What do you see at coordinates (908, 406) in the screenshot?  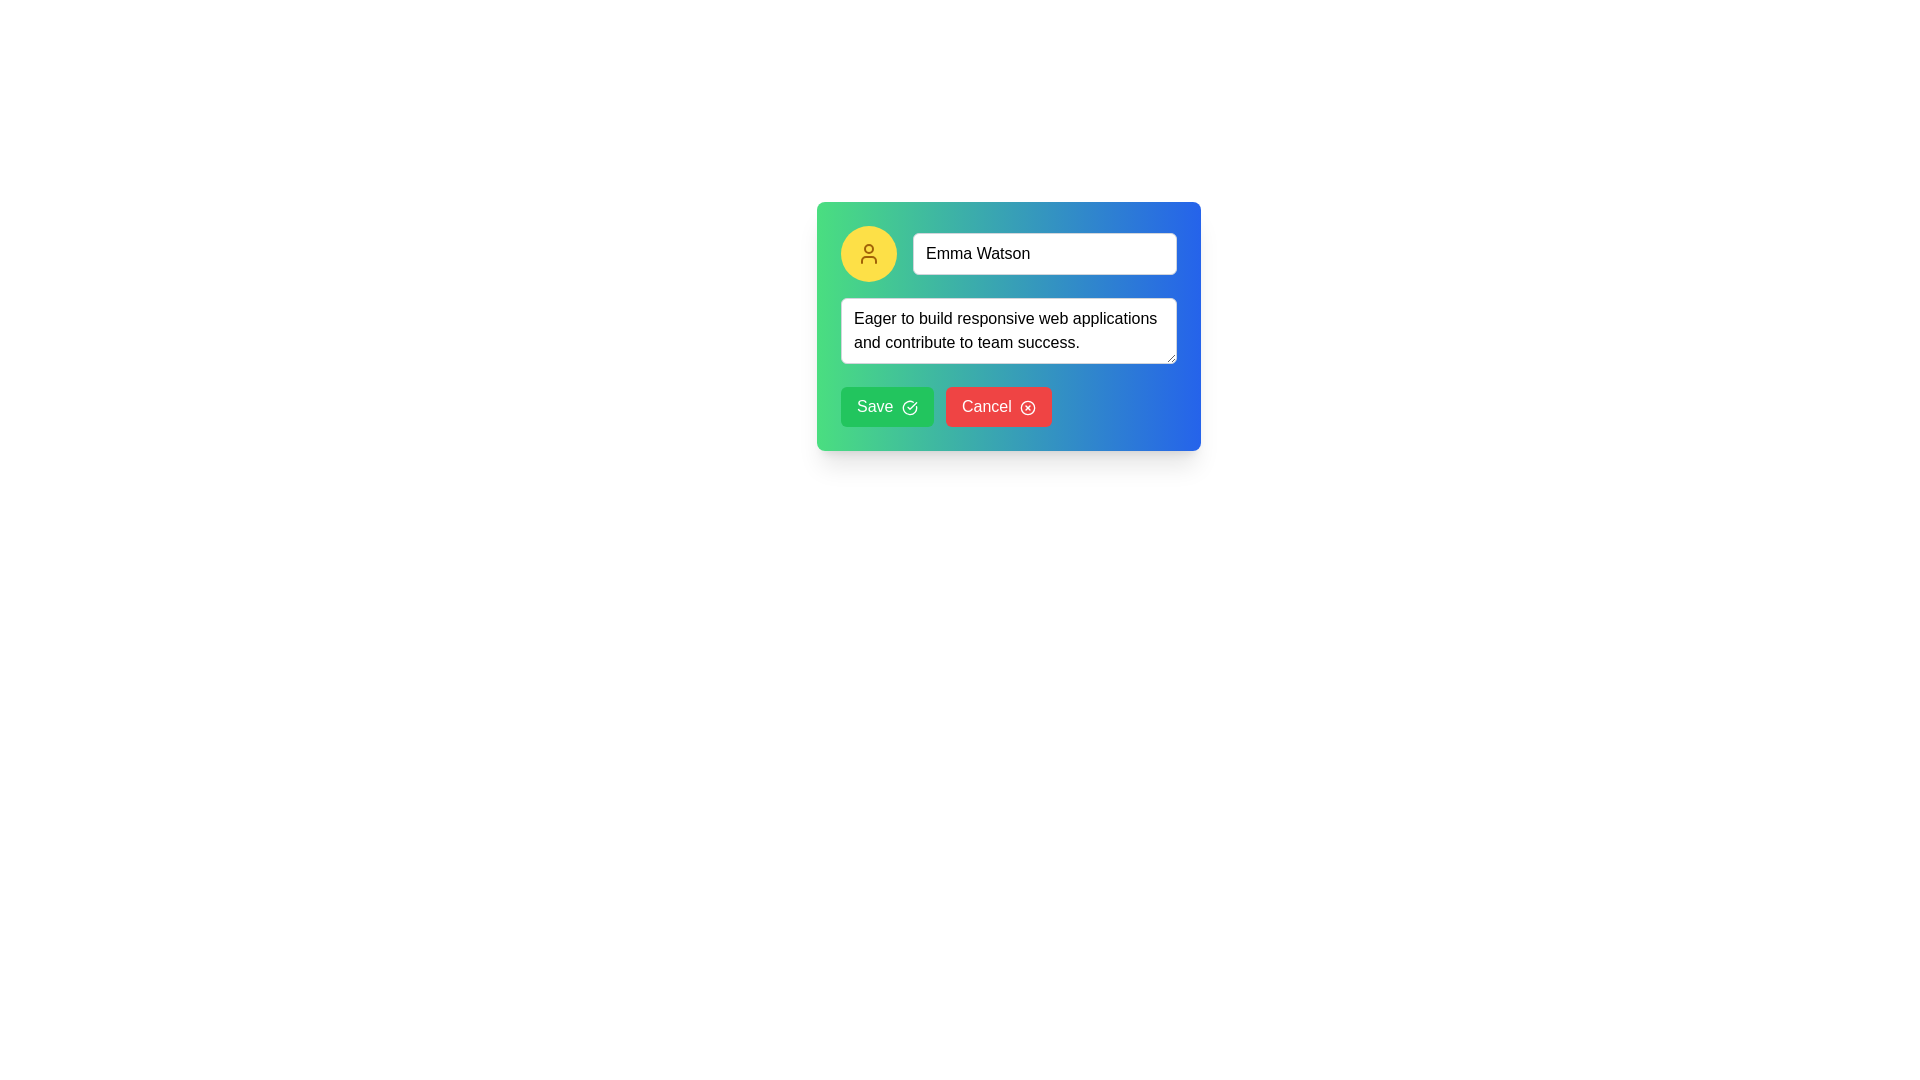 I see `the success icon located to the immediate right of the 'Save' text within the green button at the bottom left of the dialog window` at bounding box center [908, 406].